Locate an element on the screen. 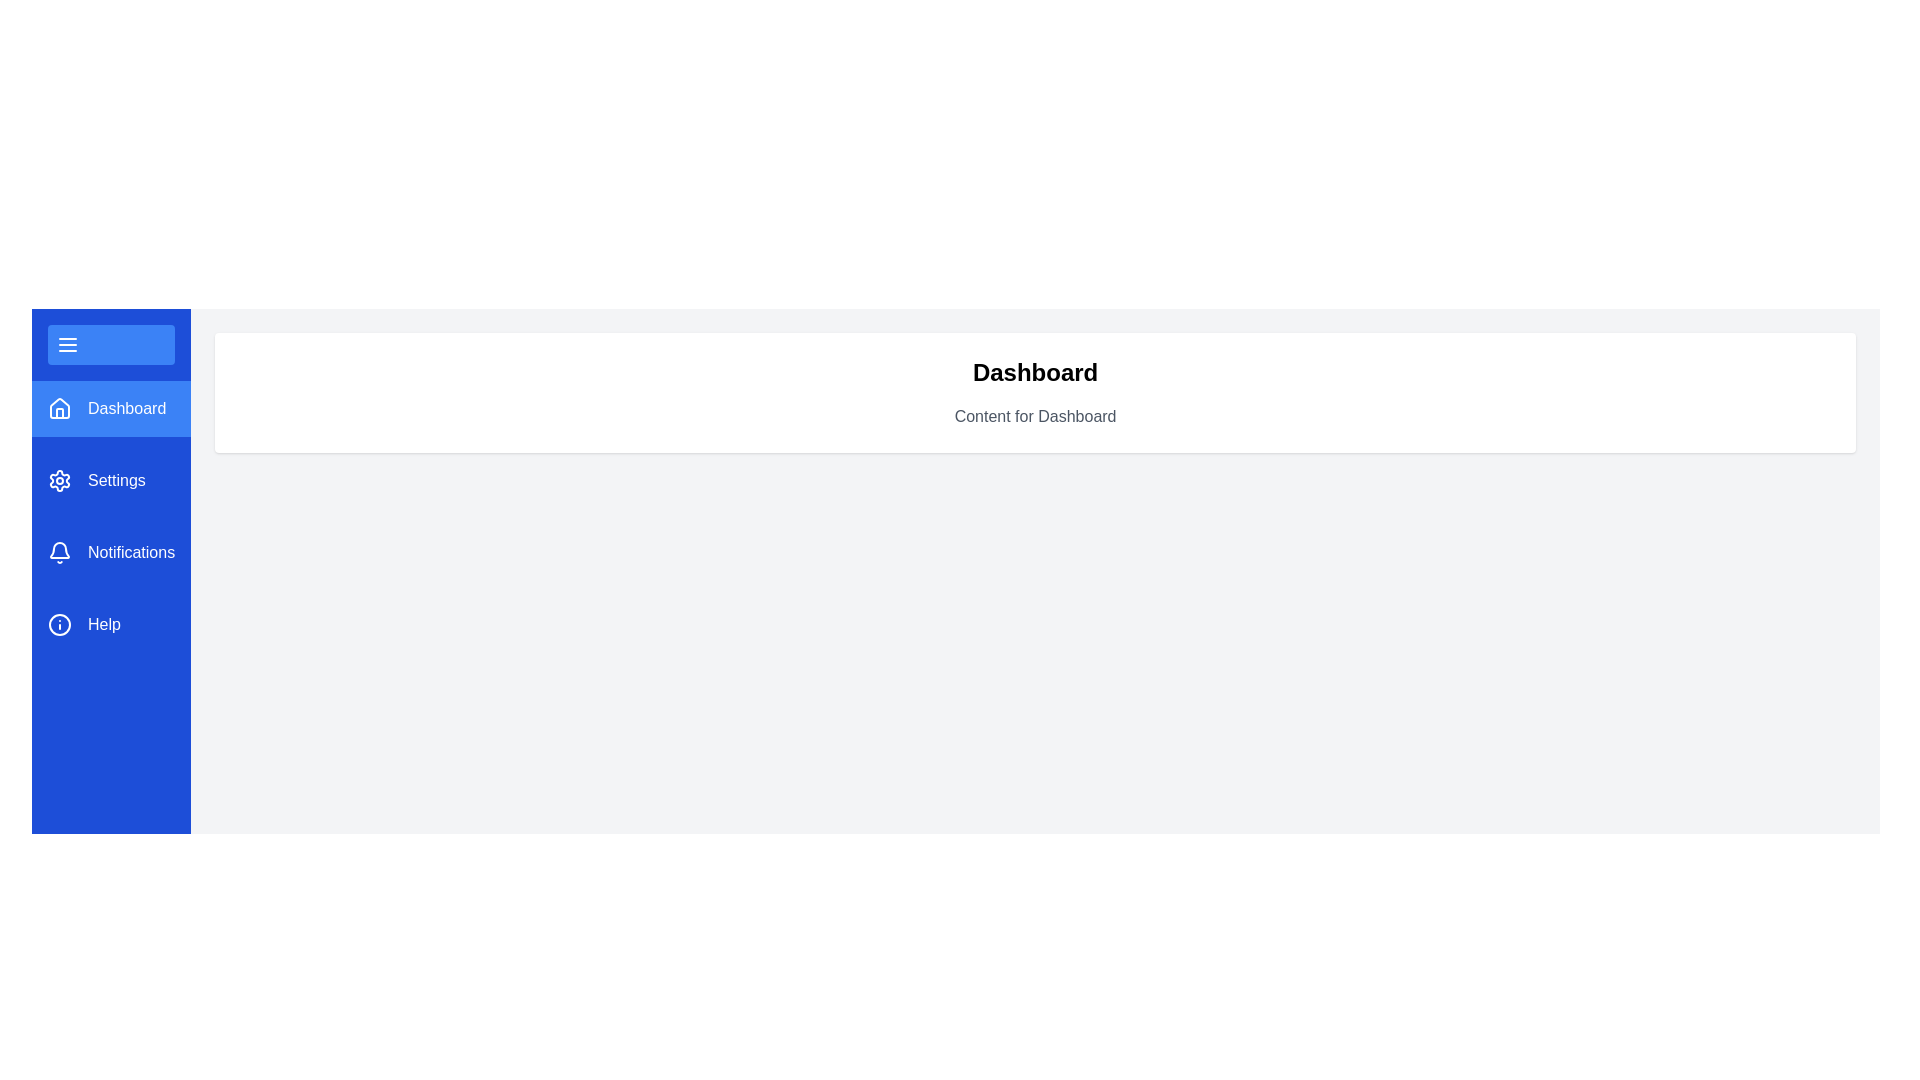 This screenshot has width=1920, height=1080. the Navigation link located at the bottom of the left sidebar is located at coordinates (110, 623).